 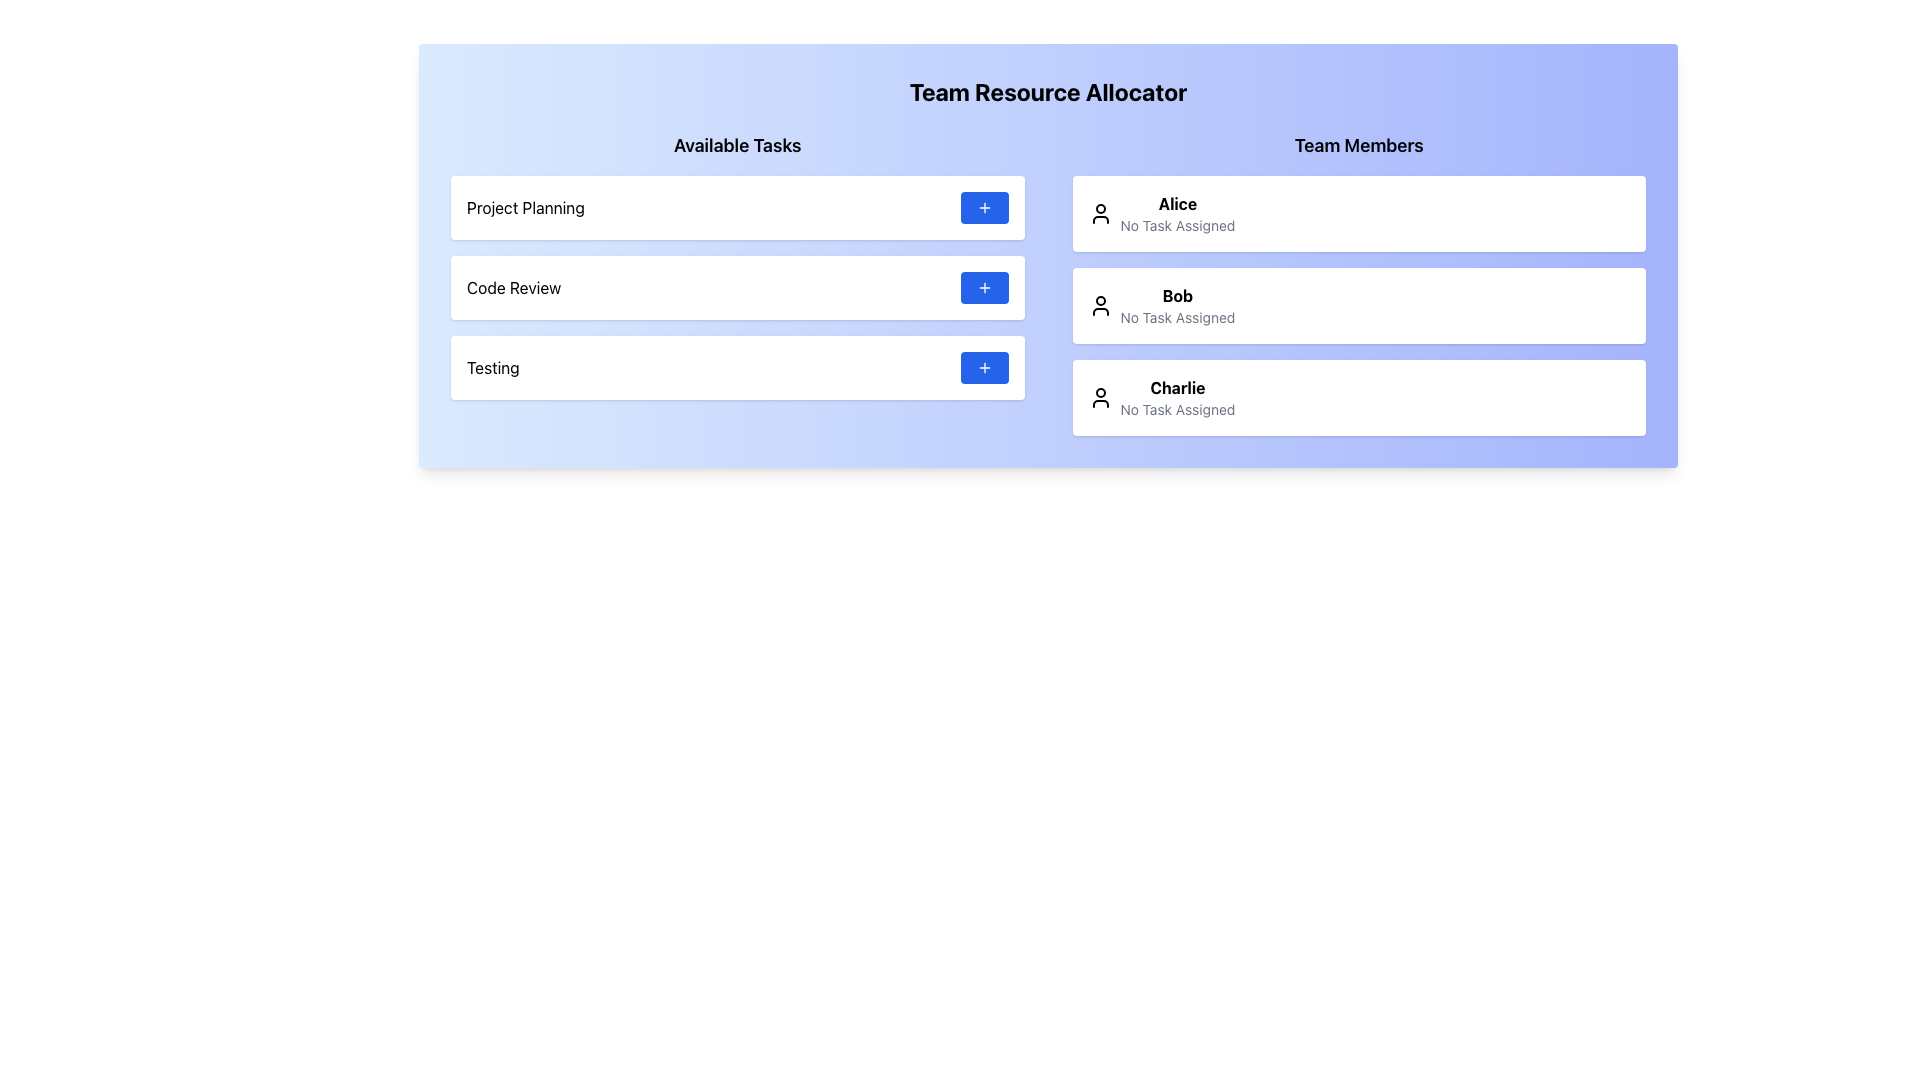 I want to click on the 'Code Review' button located on the far right of the 'Code Review' row, so click(x=984, y=288).